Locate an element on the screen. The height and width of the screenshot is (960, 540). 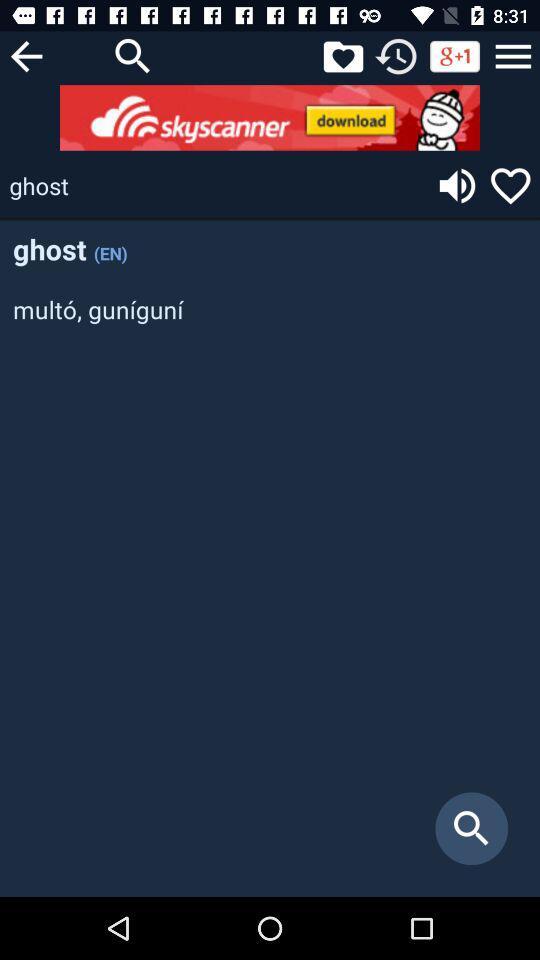
the favorite icon is located at coordinates (510, 185).